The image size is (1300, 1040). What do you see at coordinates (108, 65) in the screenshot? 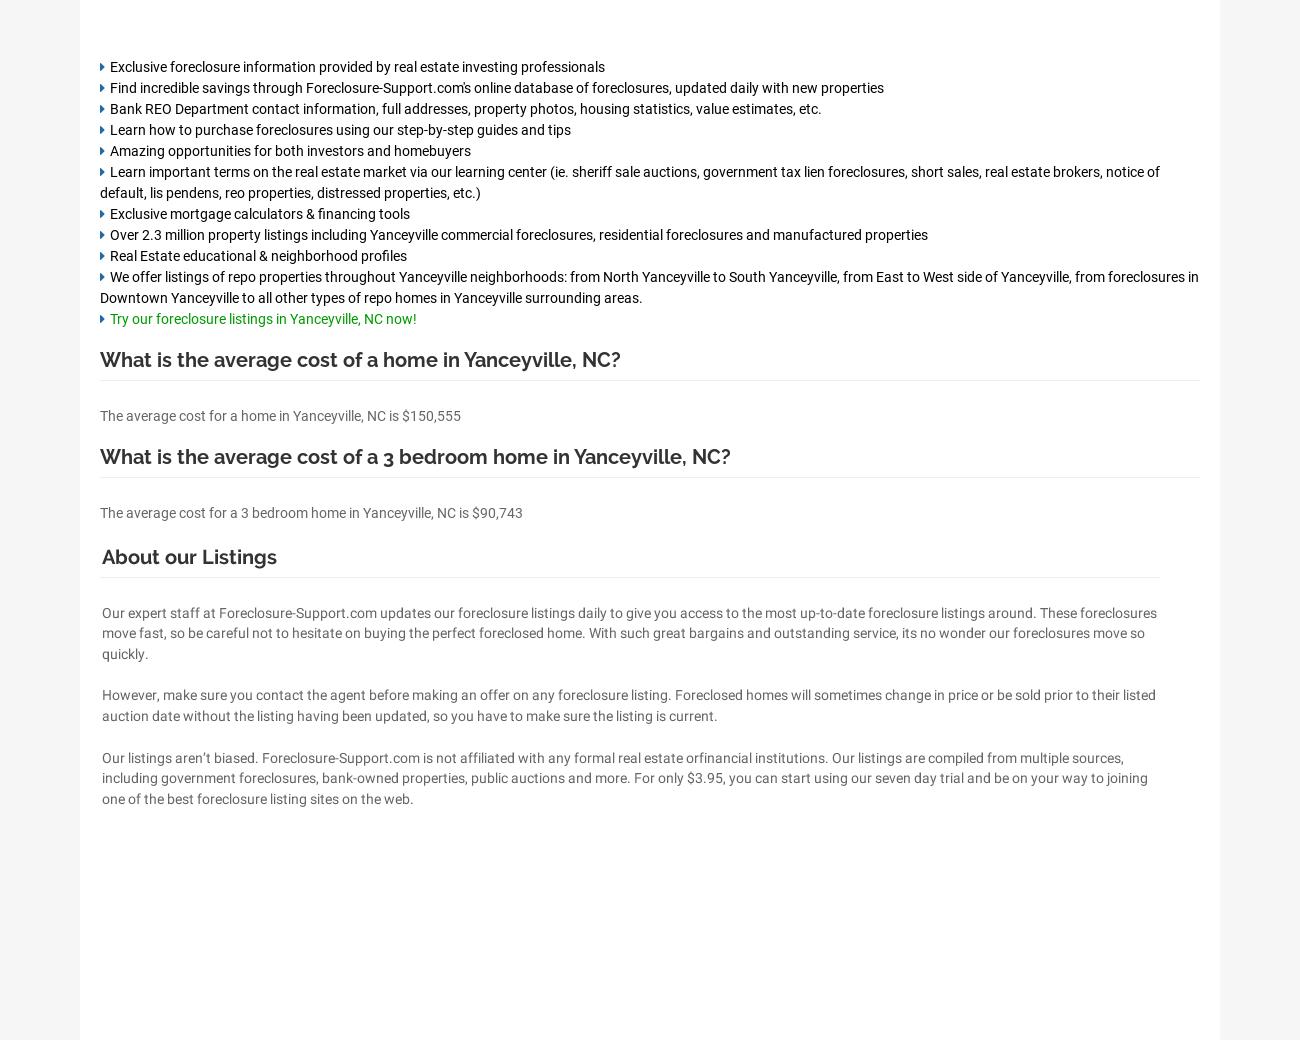
I see `'Exclusive foreclosure information provided by real estate investing professionals'` at bounding box center [108, 65].